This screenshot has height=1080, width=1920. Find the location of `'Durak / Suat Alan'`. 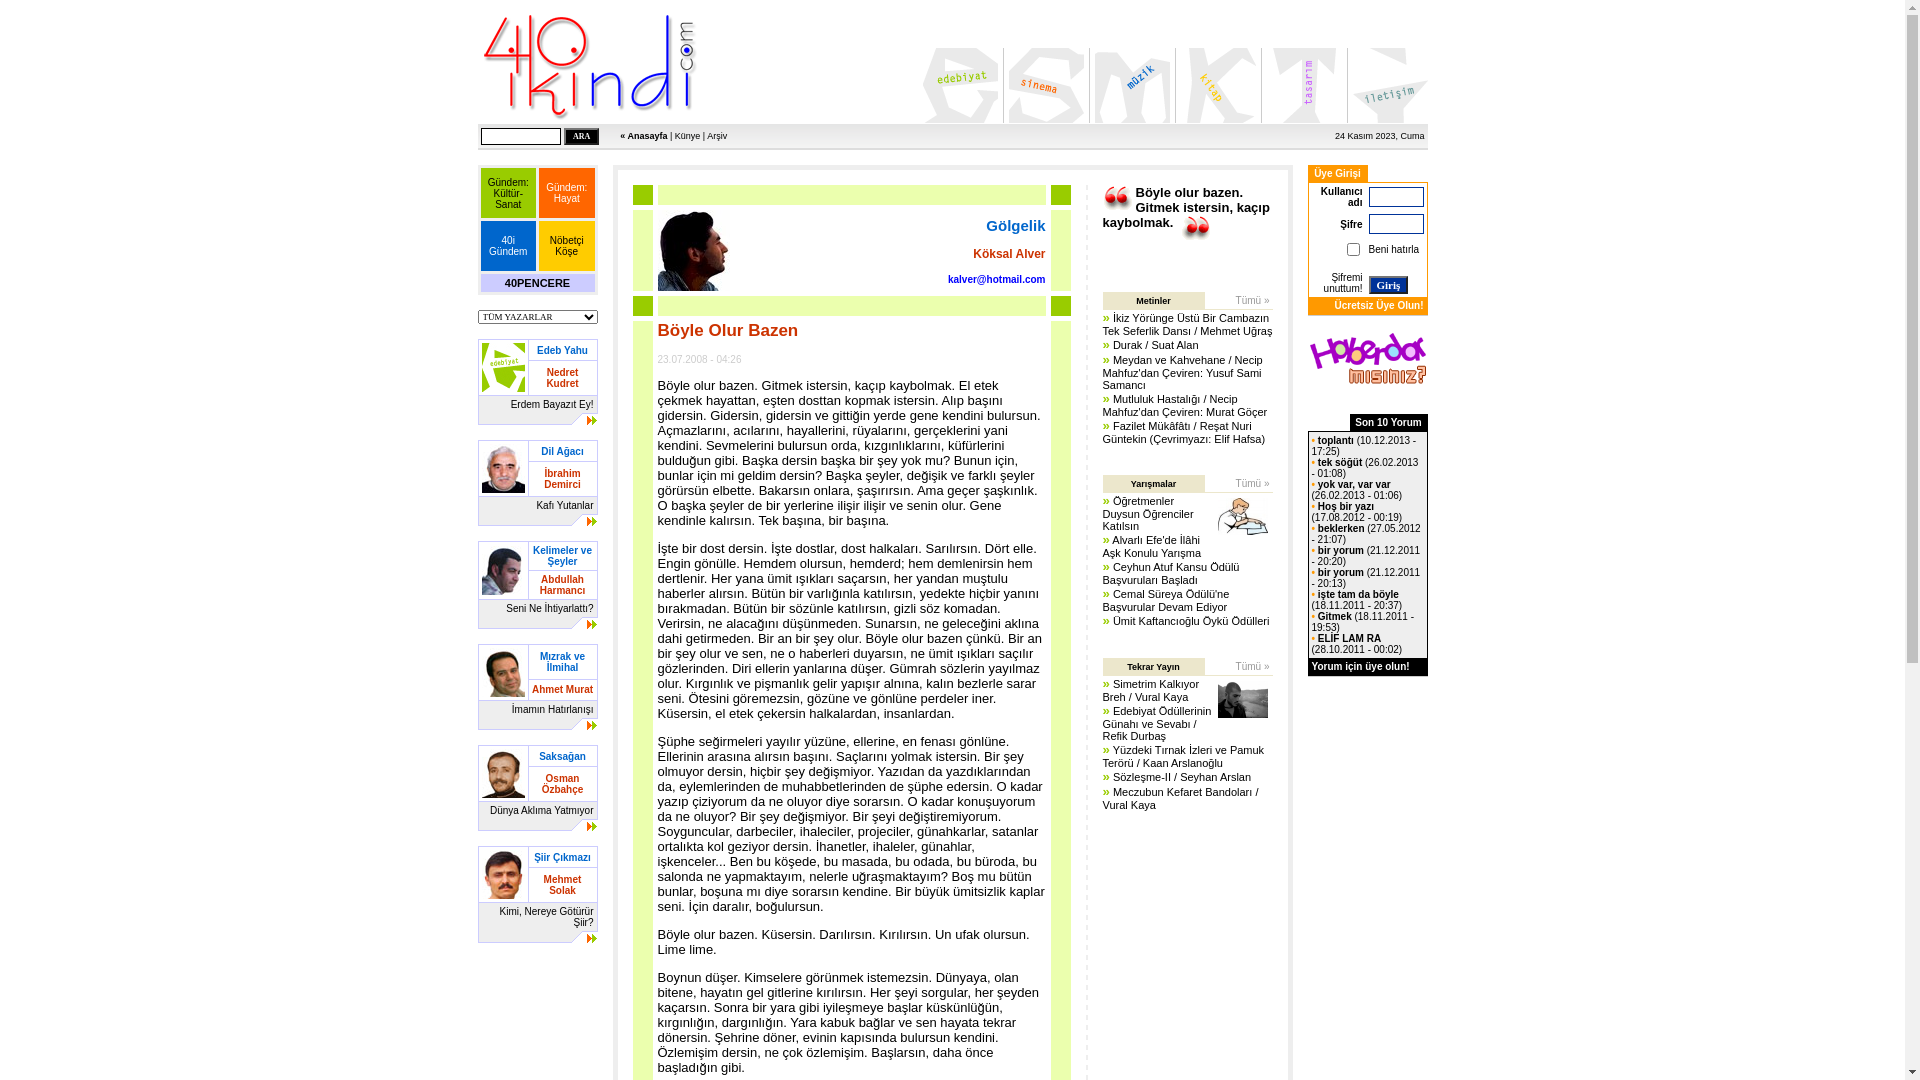

'Durak / Suat Alan' is located at coordinates (1156, 343).